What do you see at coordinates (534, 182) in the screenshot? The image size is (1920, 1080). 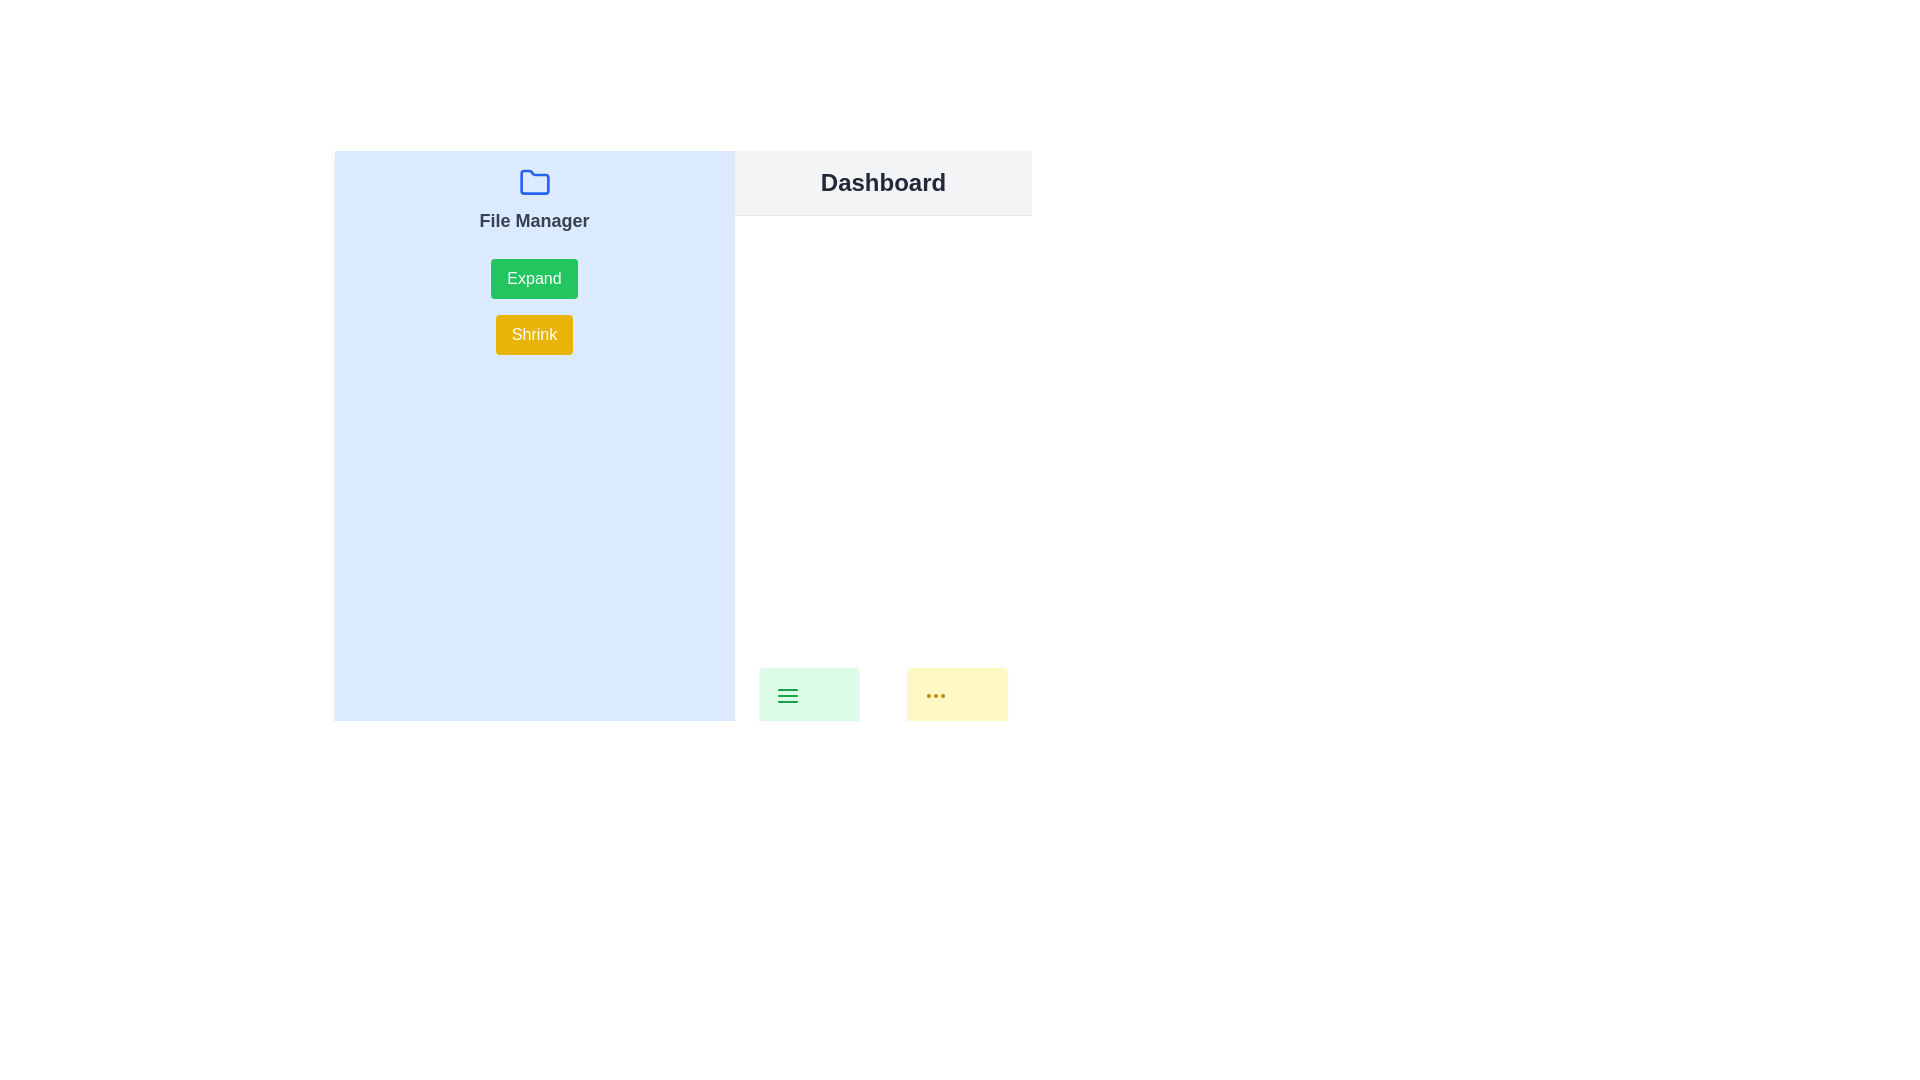 I see `the folder icon located above the 'File Manager' text label in the blue-shaded column on the left side of the layout` at bounding box center [534, 182].